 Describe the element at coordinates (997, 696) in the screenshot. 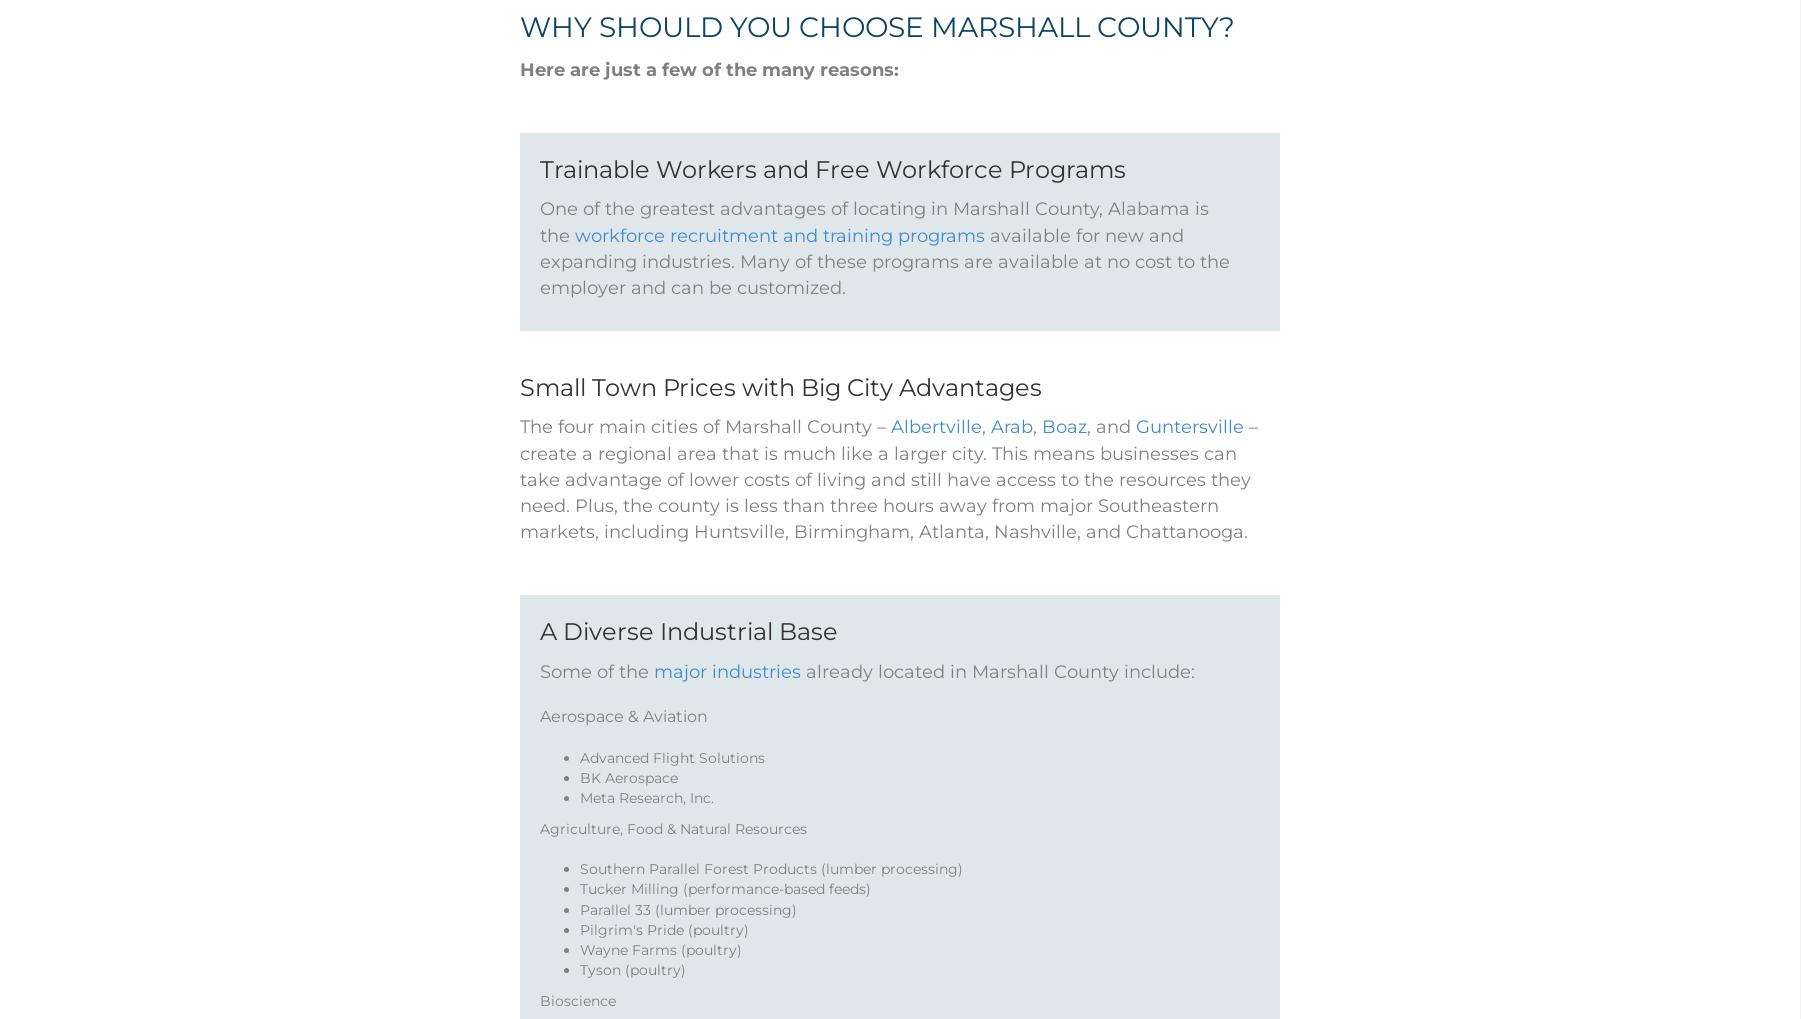

I see `'already located in Marshall County include:'` at that location.